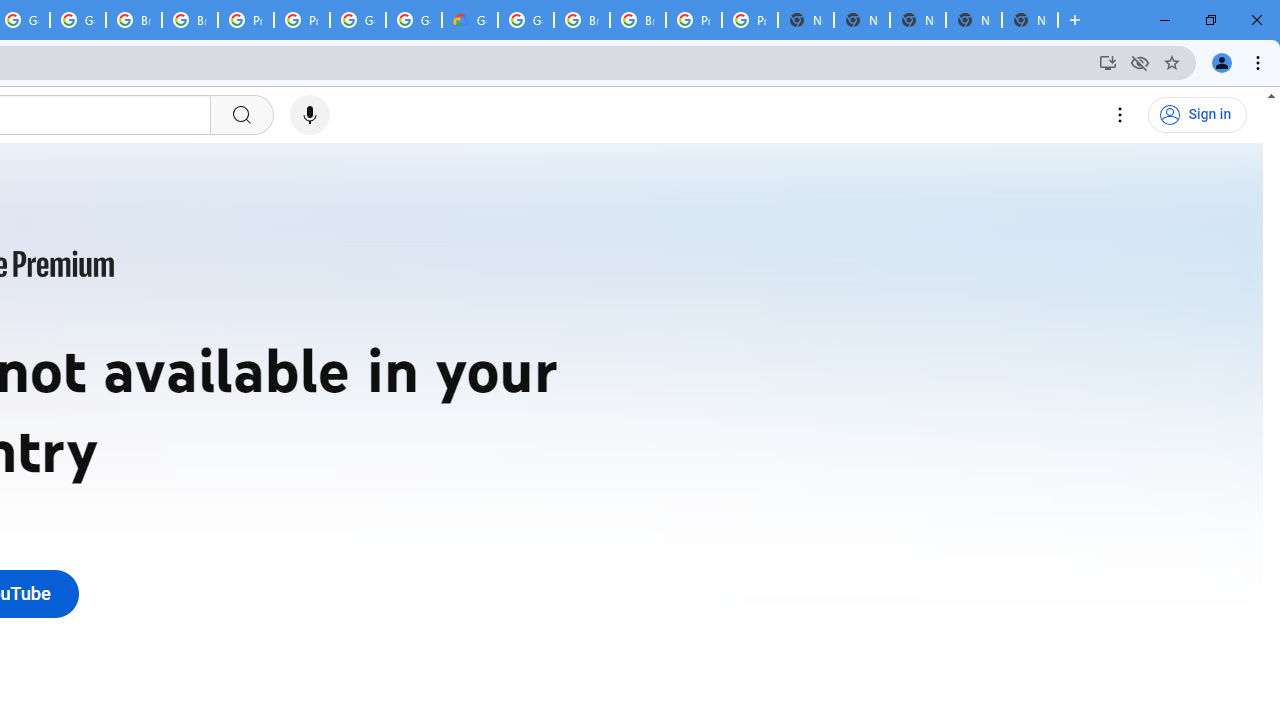 The height and width of the screenshot is (720, 1280). What do you see at coordinates (468, 20) in the screenshot?
I see `'Google Cloud Estimate Summary'` at bounding box center [468, 20].